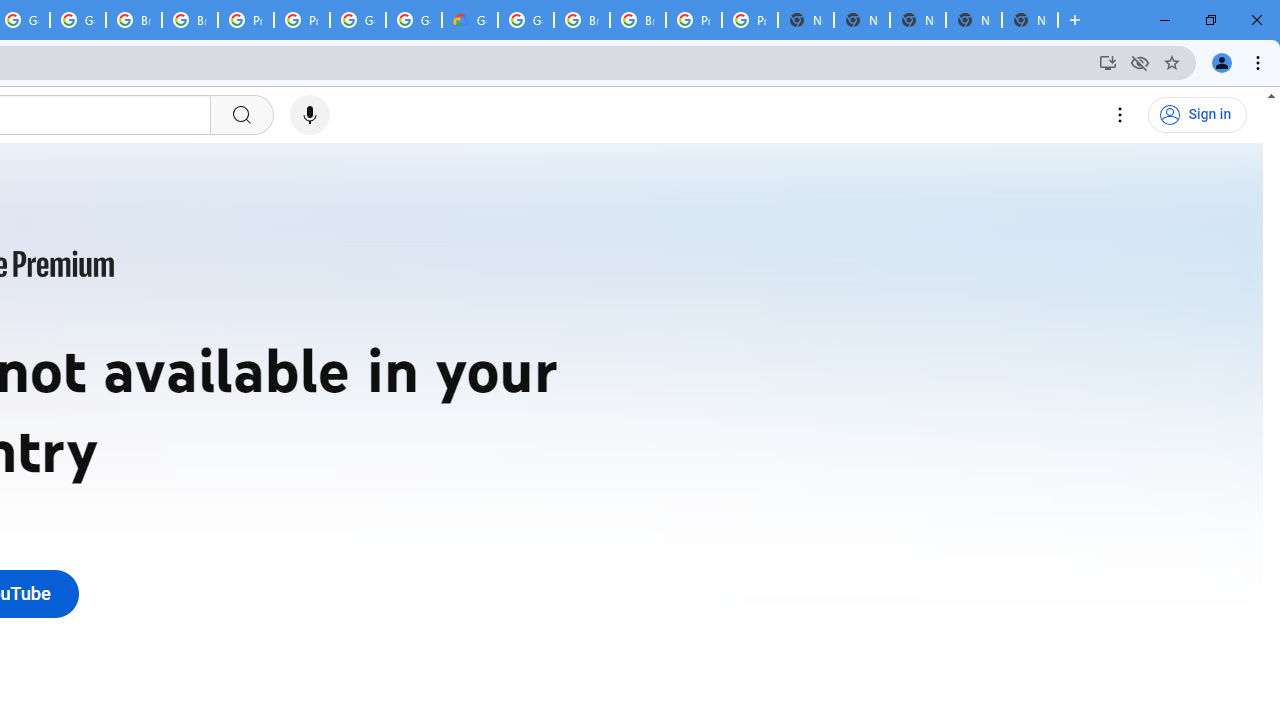 The height and width of the screenshot is (720, 1280). What do you see at coordinates (468, 20) in the screenshot?
I see `'Google Cloud Estimate Summary'` at bounding box center [468, 20].